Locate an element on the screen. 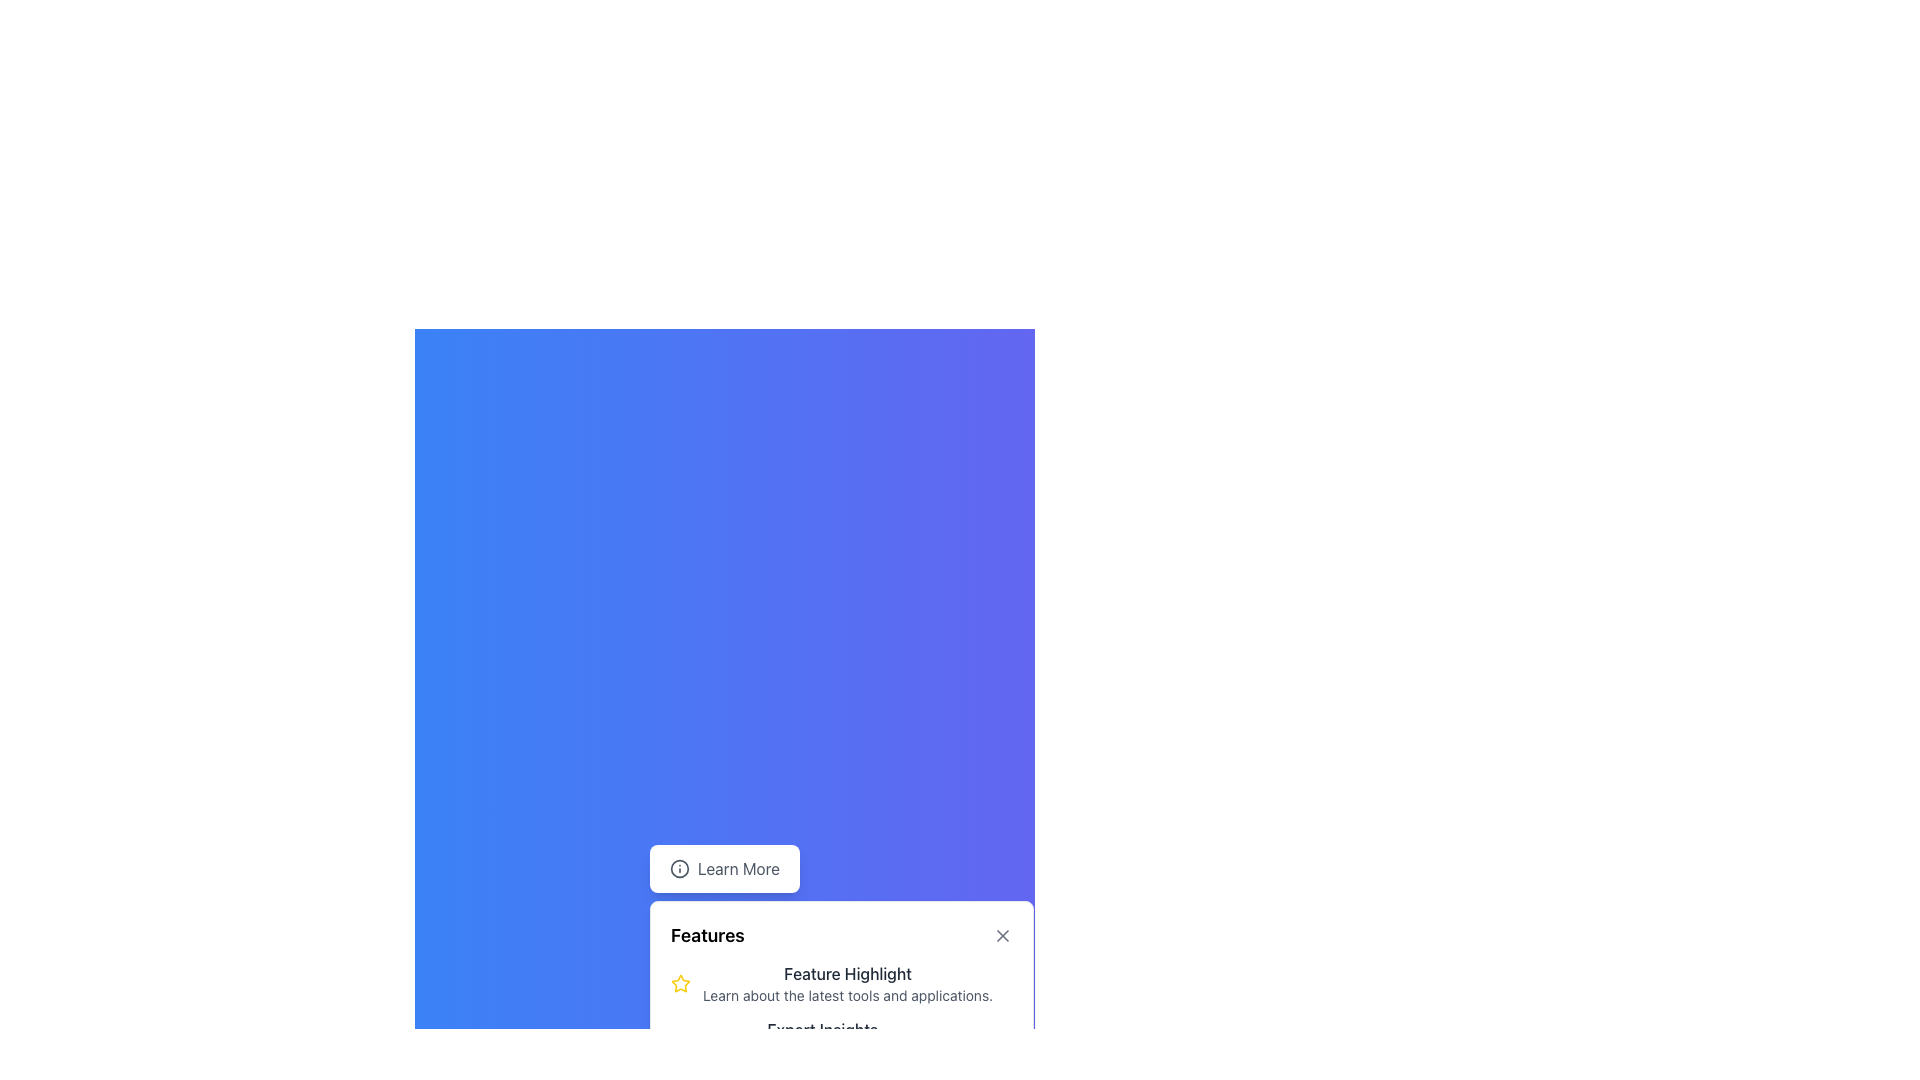 The image size is (1920, 1080). the yellow star icon with a hollow center located in the bottom section of the interface, to the left of 'Feature Highlight' and above 'Learn about the latest tools and applications' is located at coordinates (681, 982).